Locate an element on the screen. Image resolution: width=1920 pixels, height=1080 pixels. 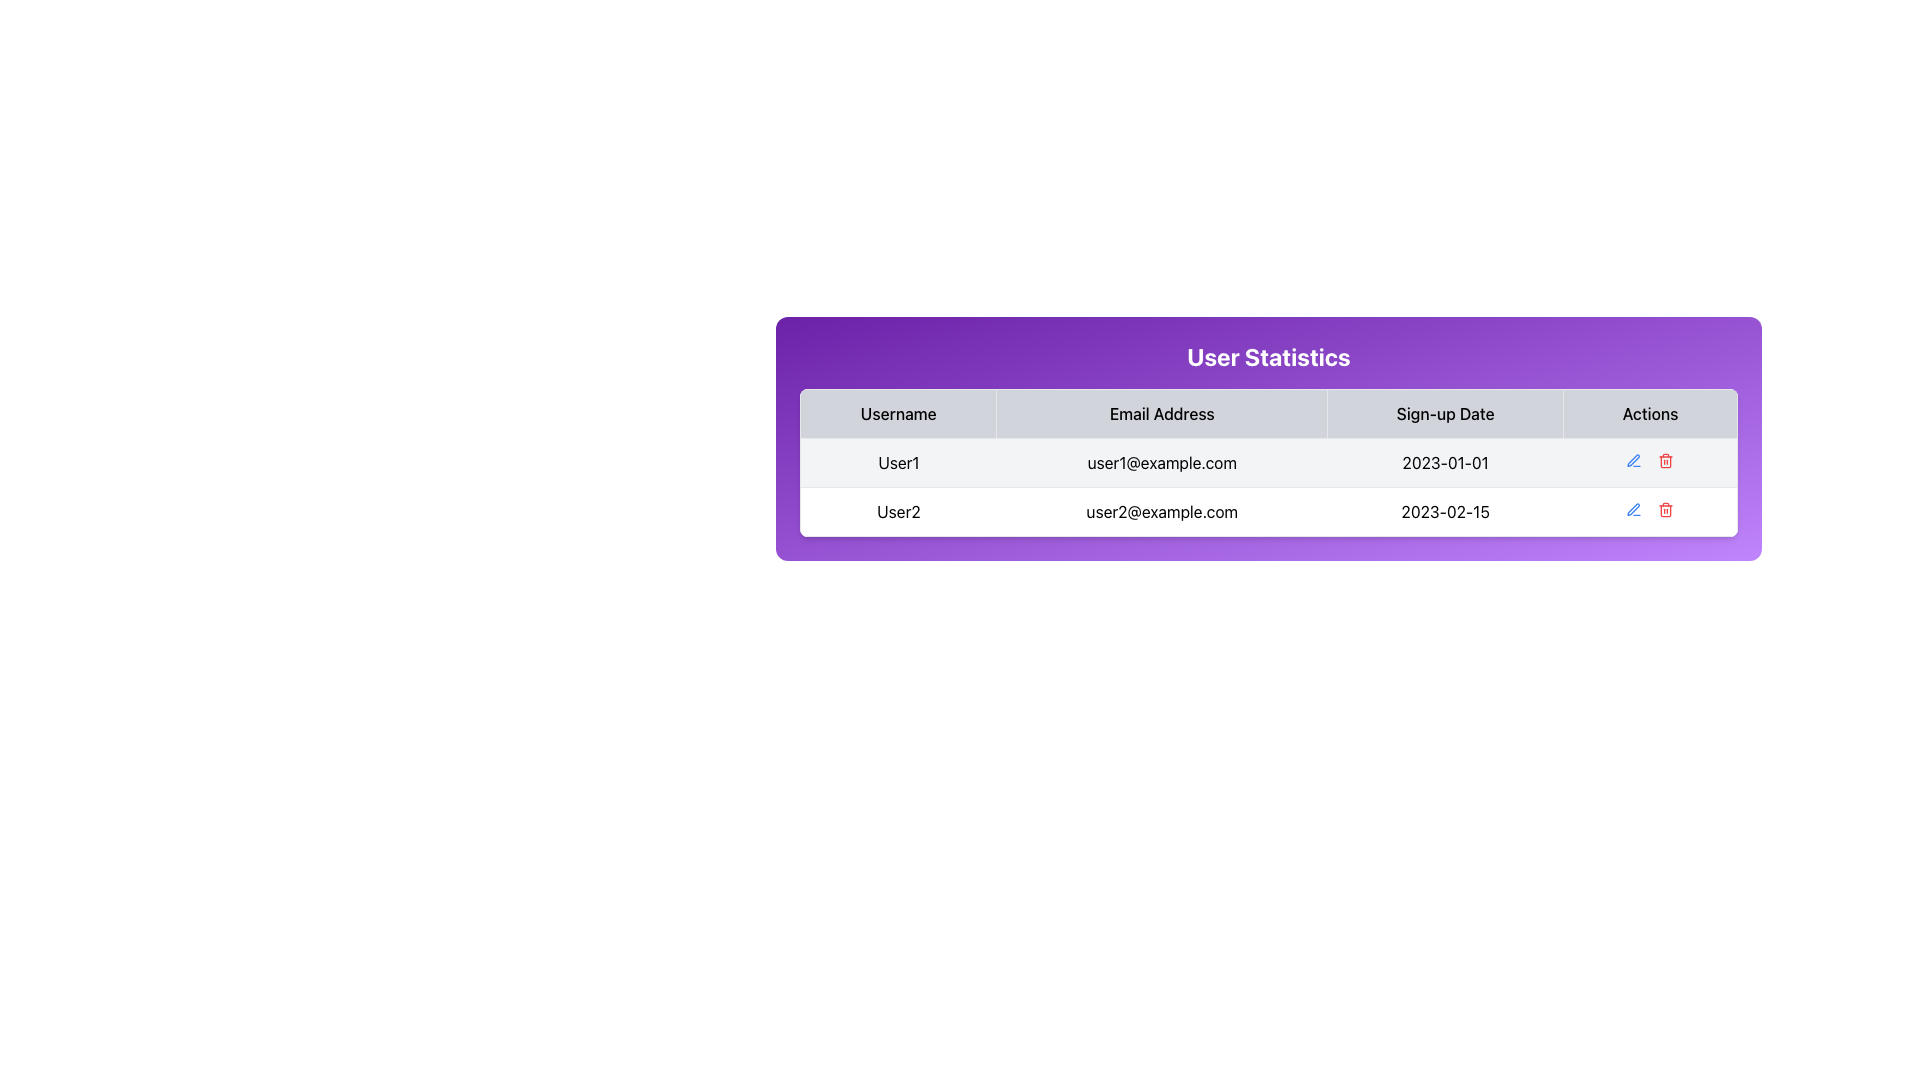
the pen icon used for editing data in the second row under the 'Actions' column corresponding to User2 for keyboard navigation is located at coordinates (1634, 508).